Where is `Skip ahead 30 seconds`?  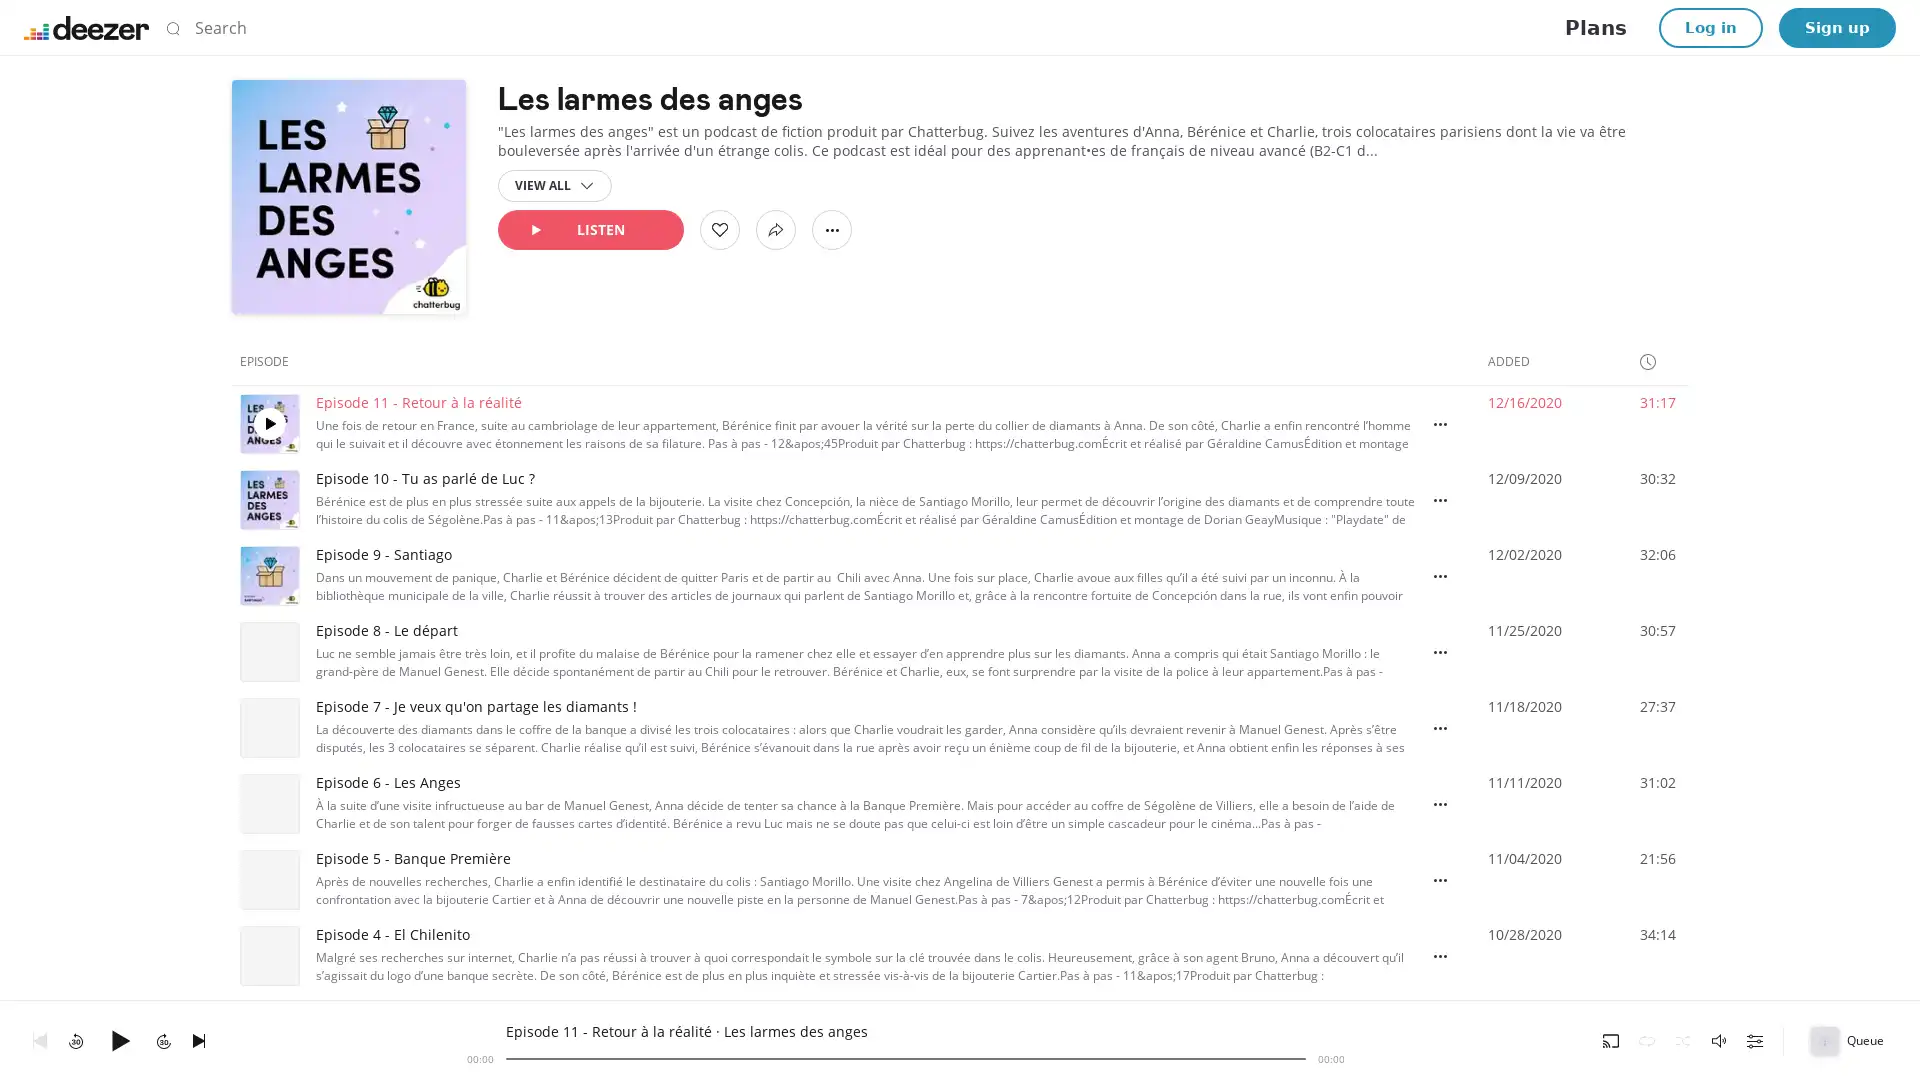 Skip ahead 30 seconds is located at coordinates (163, 1039).